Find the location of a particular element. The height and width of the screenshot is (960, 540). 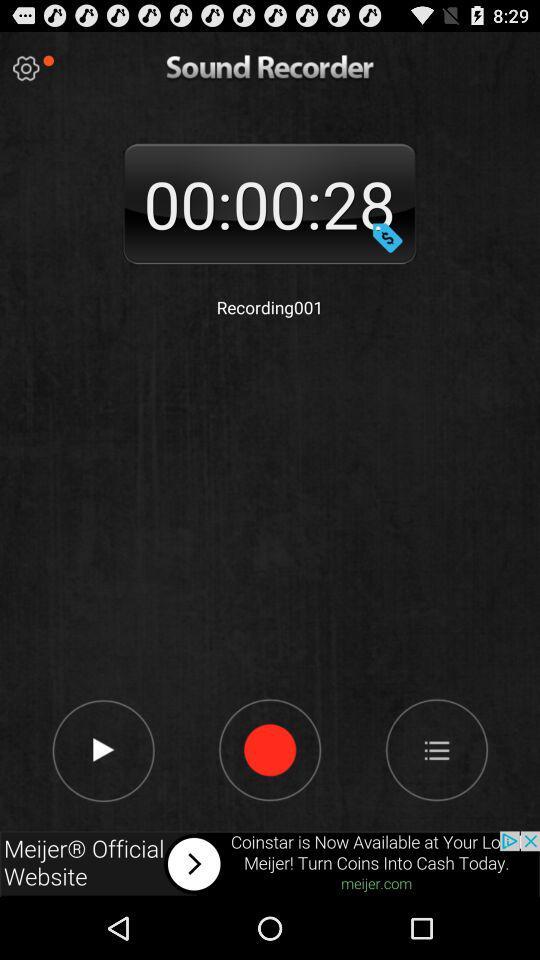

record button is located at coordinates (387, 237).